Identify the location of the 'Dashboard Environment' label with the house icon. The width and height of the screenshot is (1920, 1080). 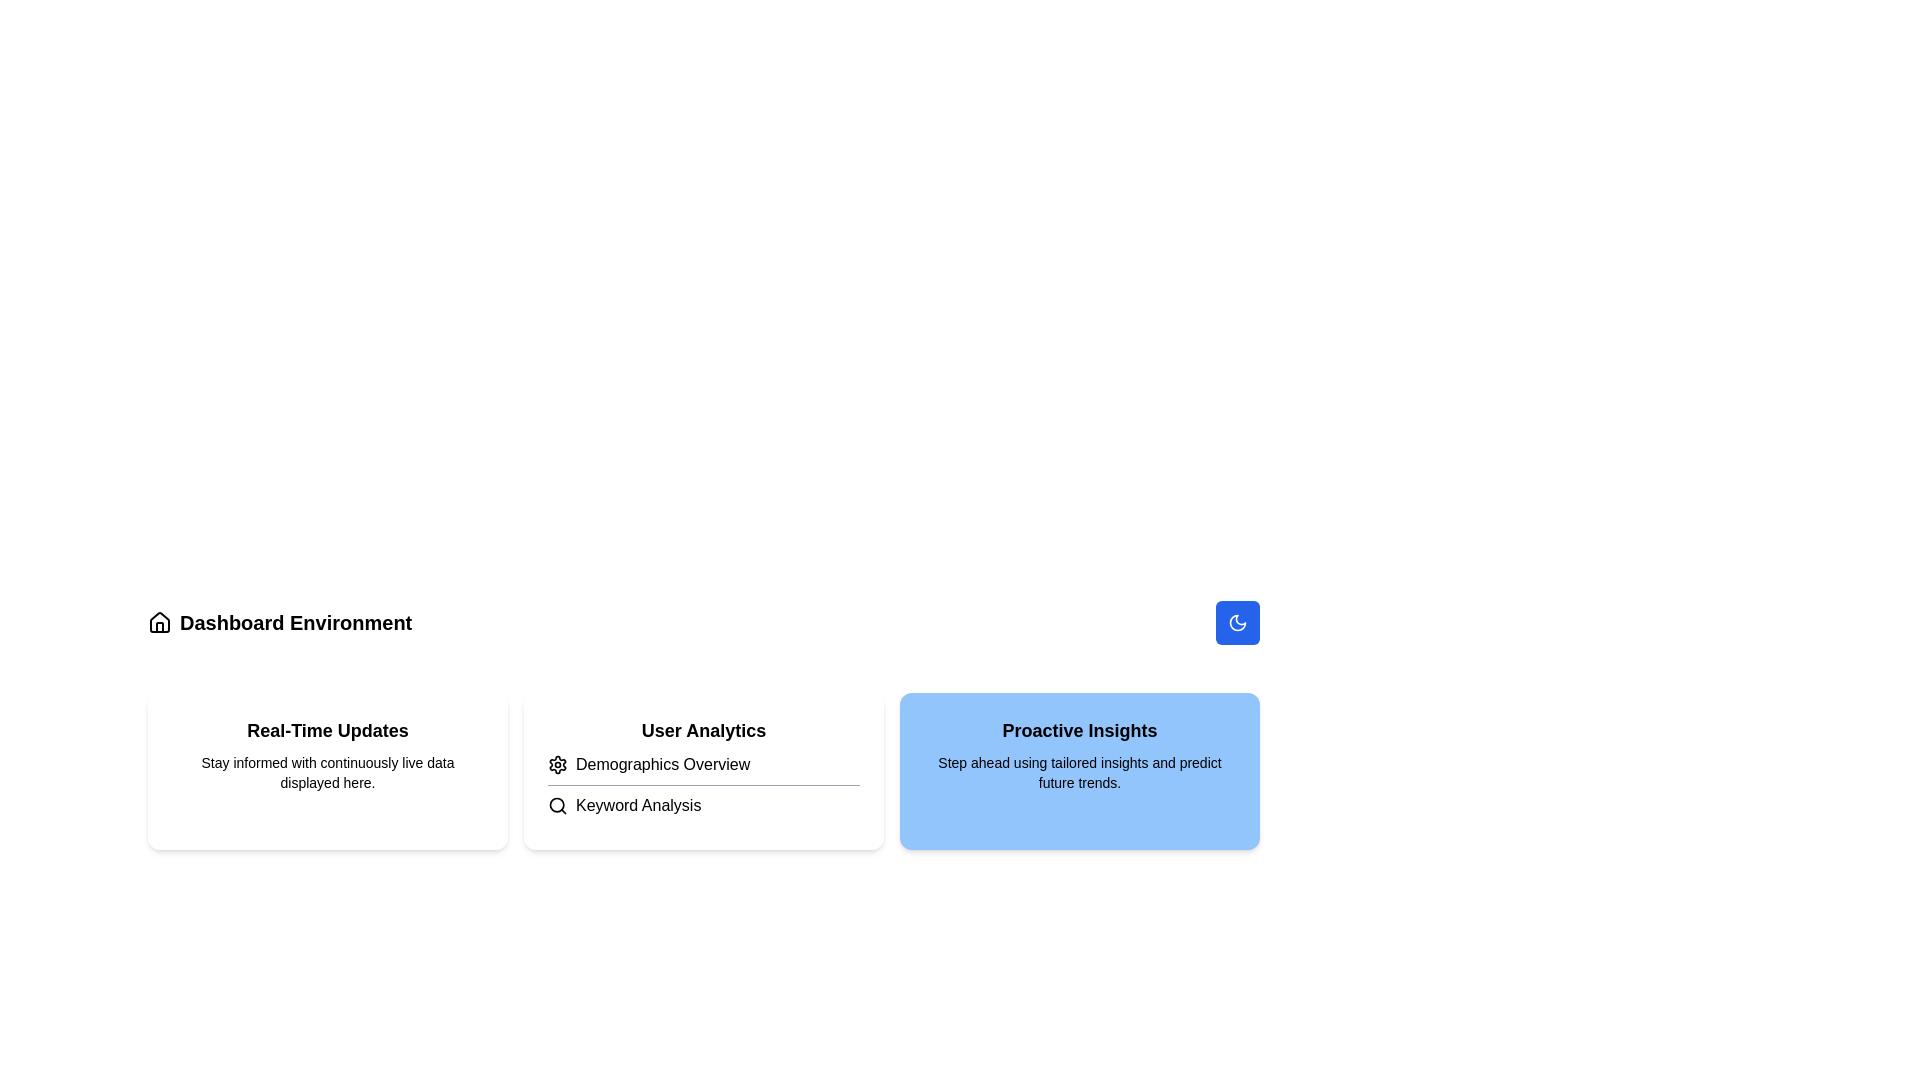
(279, 622).